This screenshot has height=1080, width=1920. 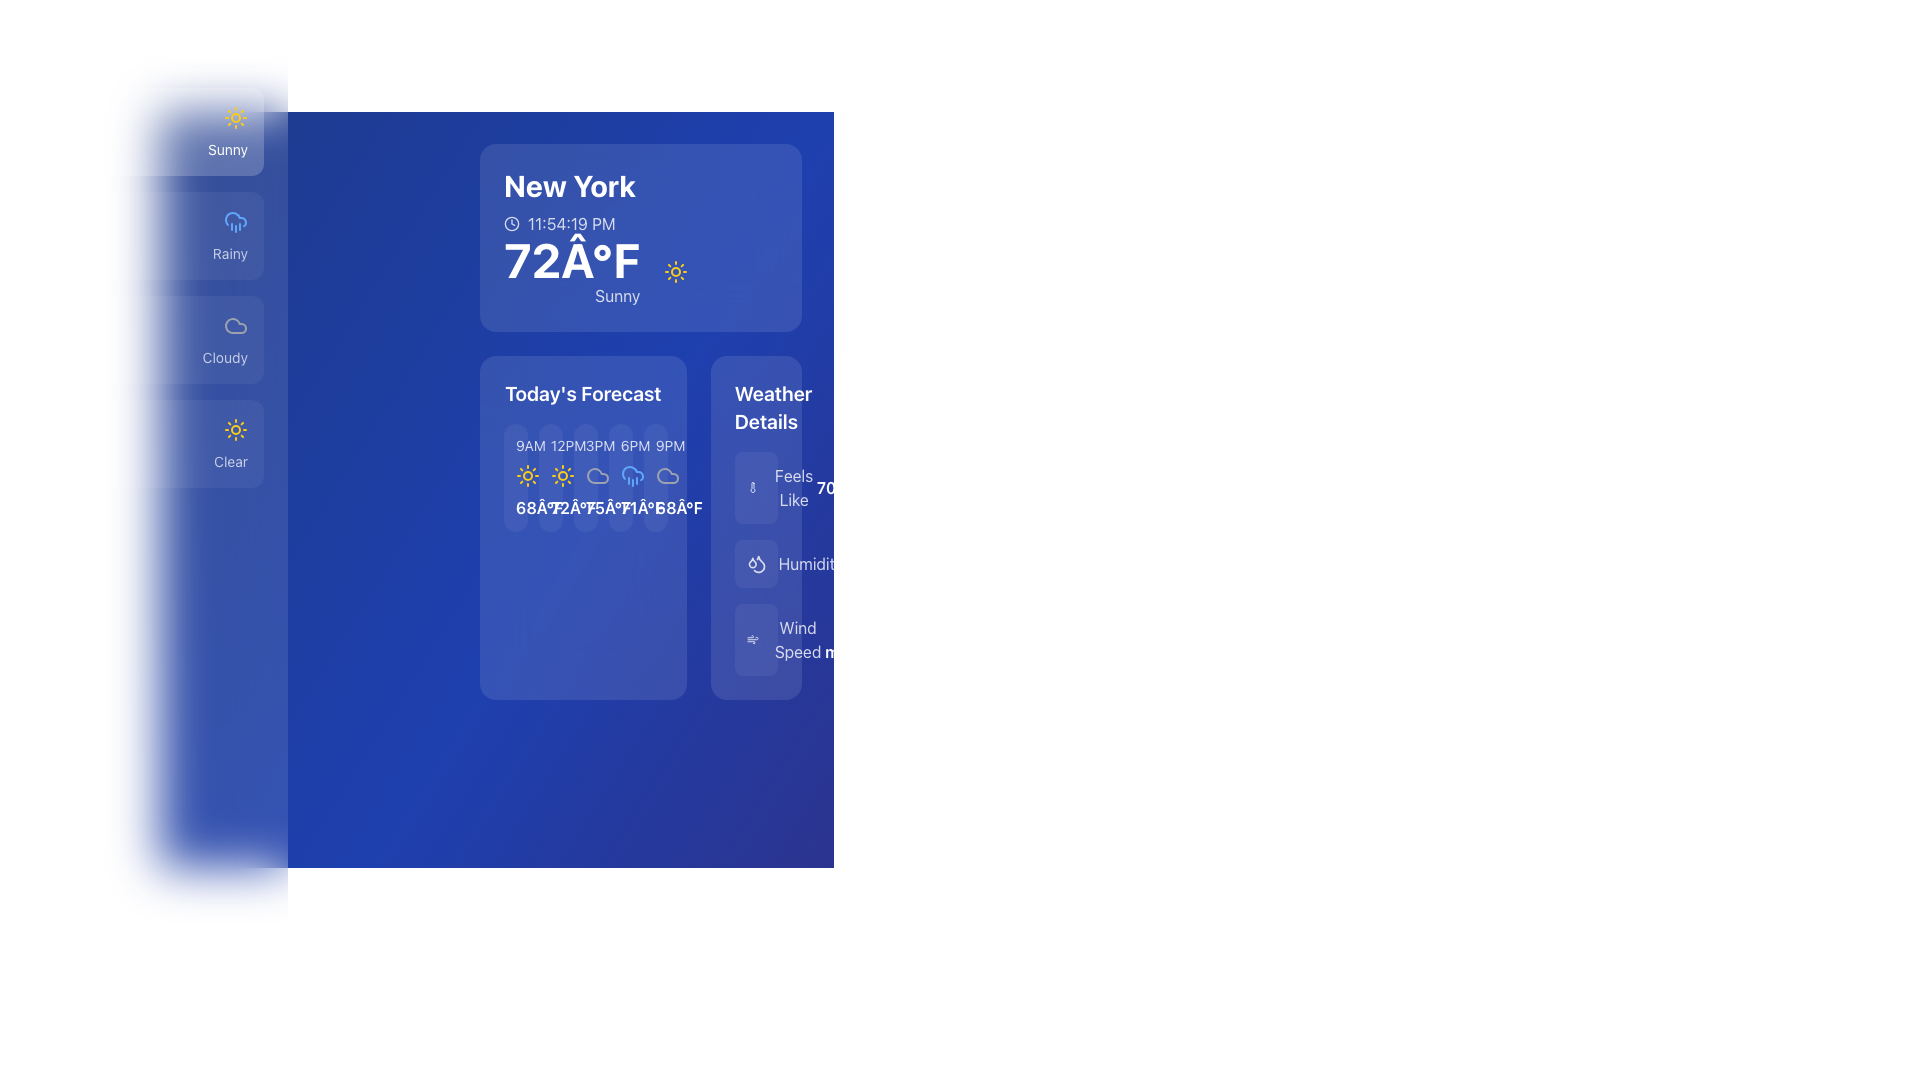 What do you see at coordinates (631, 475) in the screenshot?
I see `the rainy weather icon, which is styled in blue and features cloud and rain symbols, located in the second slot of the vertical list of weather condition indicators on the left pane` at bounding box center [631, 475].